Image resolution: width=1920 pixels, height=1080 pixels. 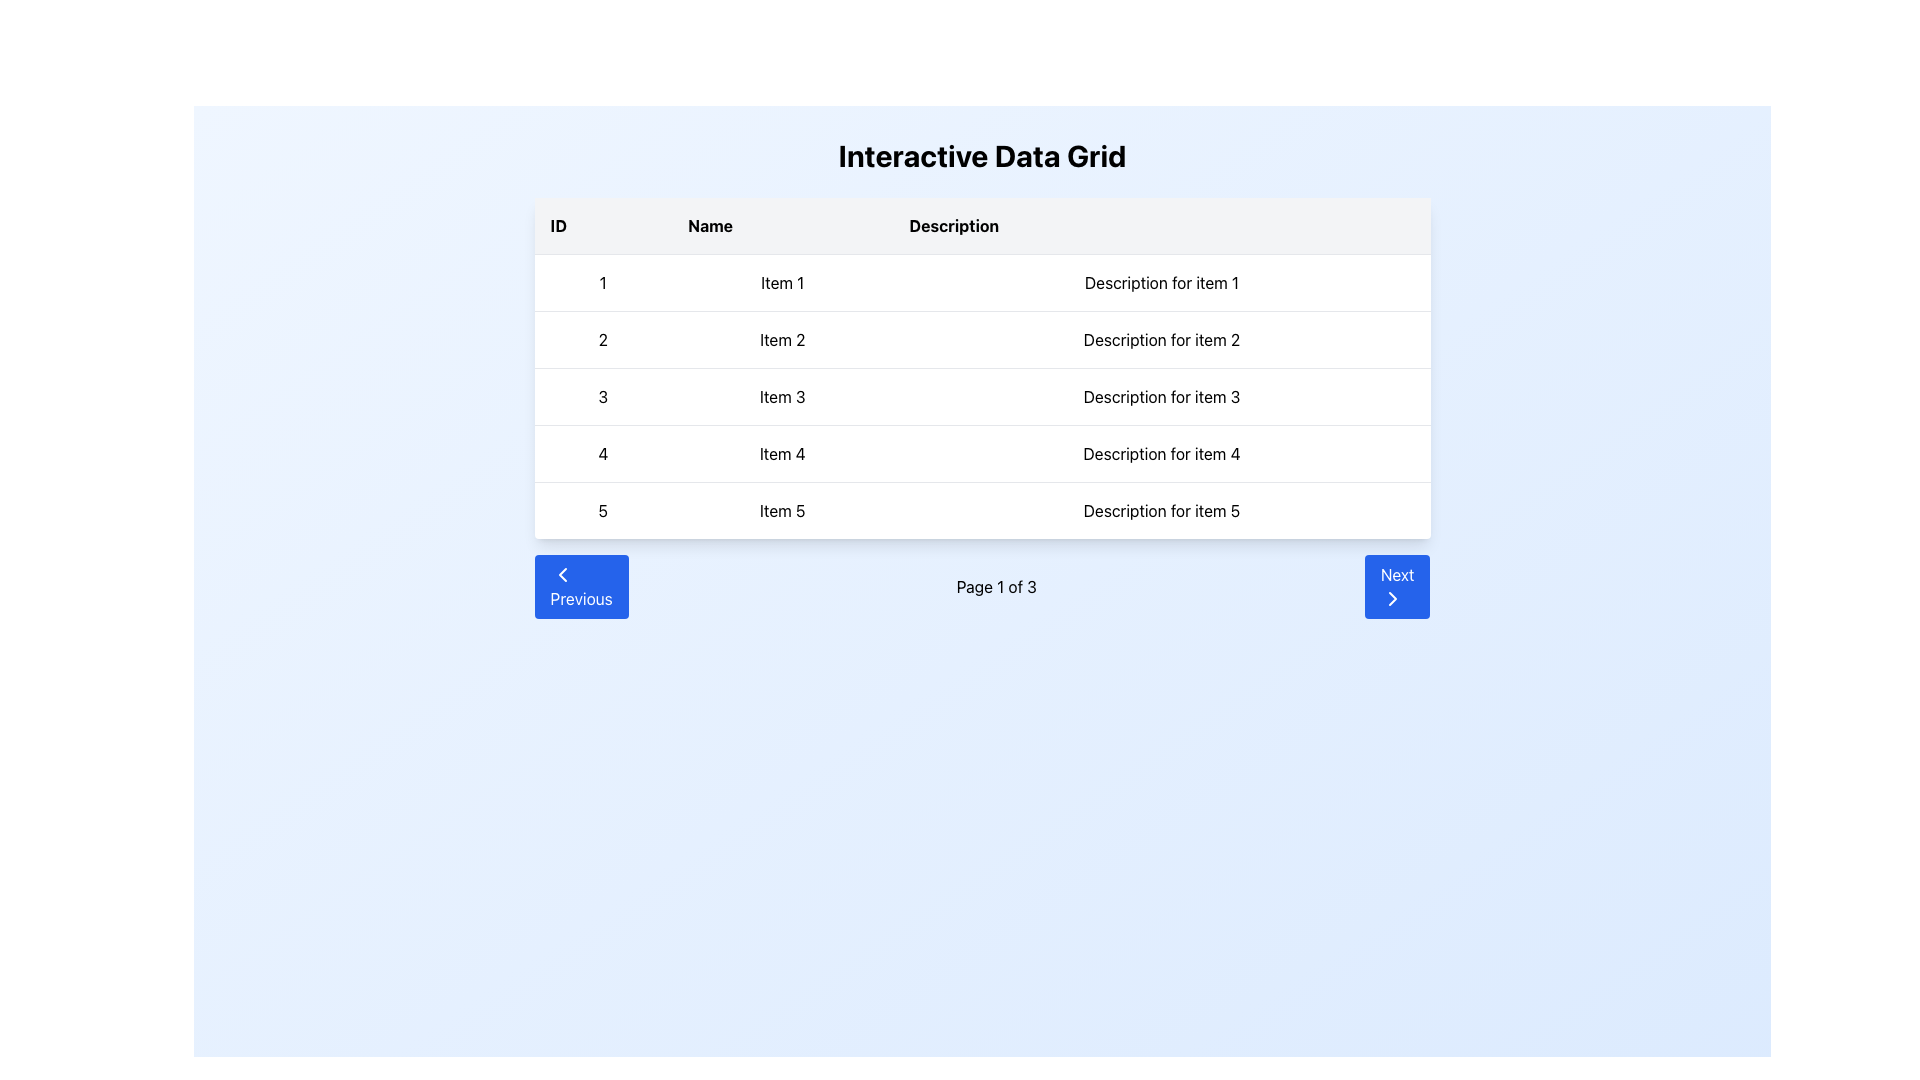 I want to click on the blue rectangular 'Previous' button with rounded corners located in the navigation section, so click(x=580, y=585).